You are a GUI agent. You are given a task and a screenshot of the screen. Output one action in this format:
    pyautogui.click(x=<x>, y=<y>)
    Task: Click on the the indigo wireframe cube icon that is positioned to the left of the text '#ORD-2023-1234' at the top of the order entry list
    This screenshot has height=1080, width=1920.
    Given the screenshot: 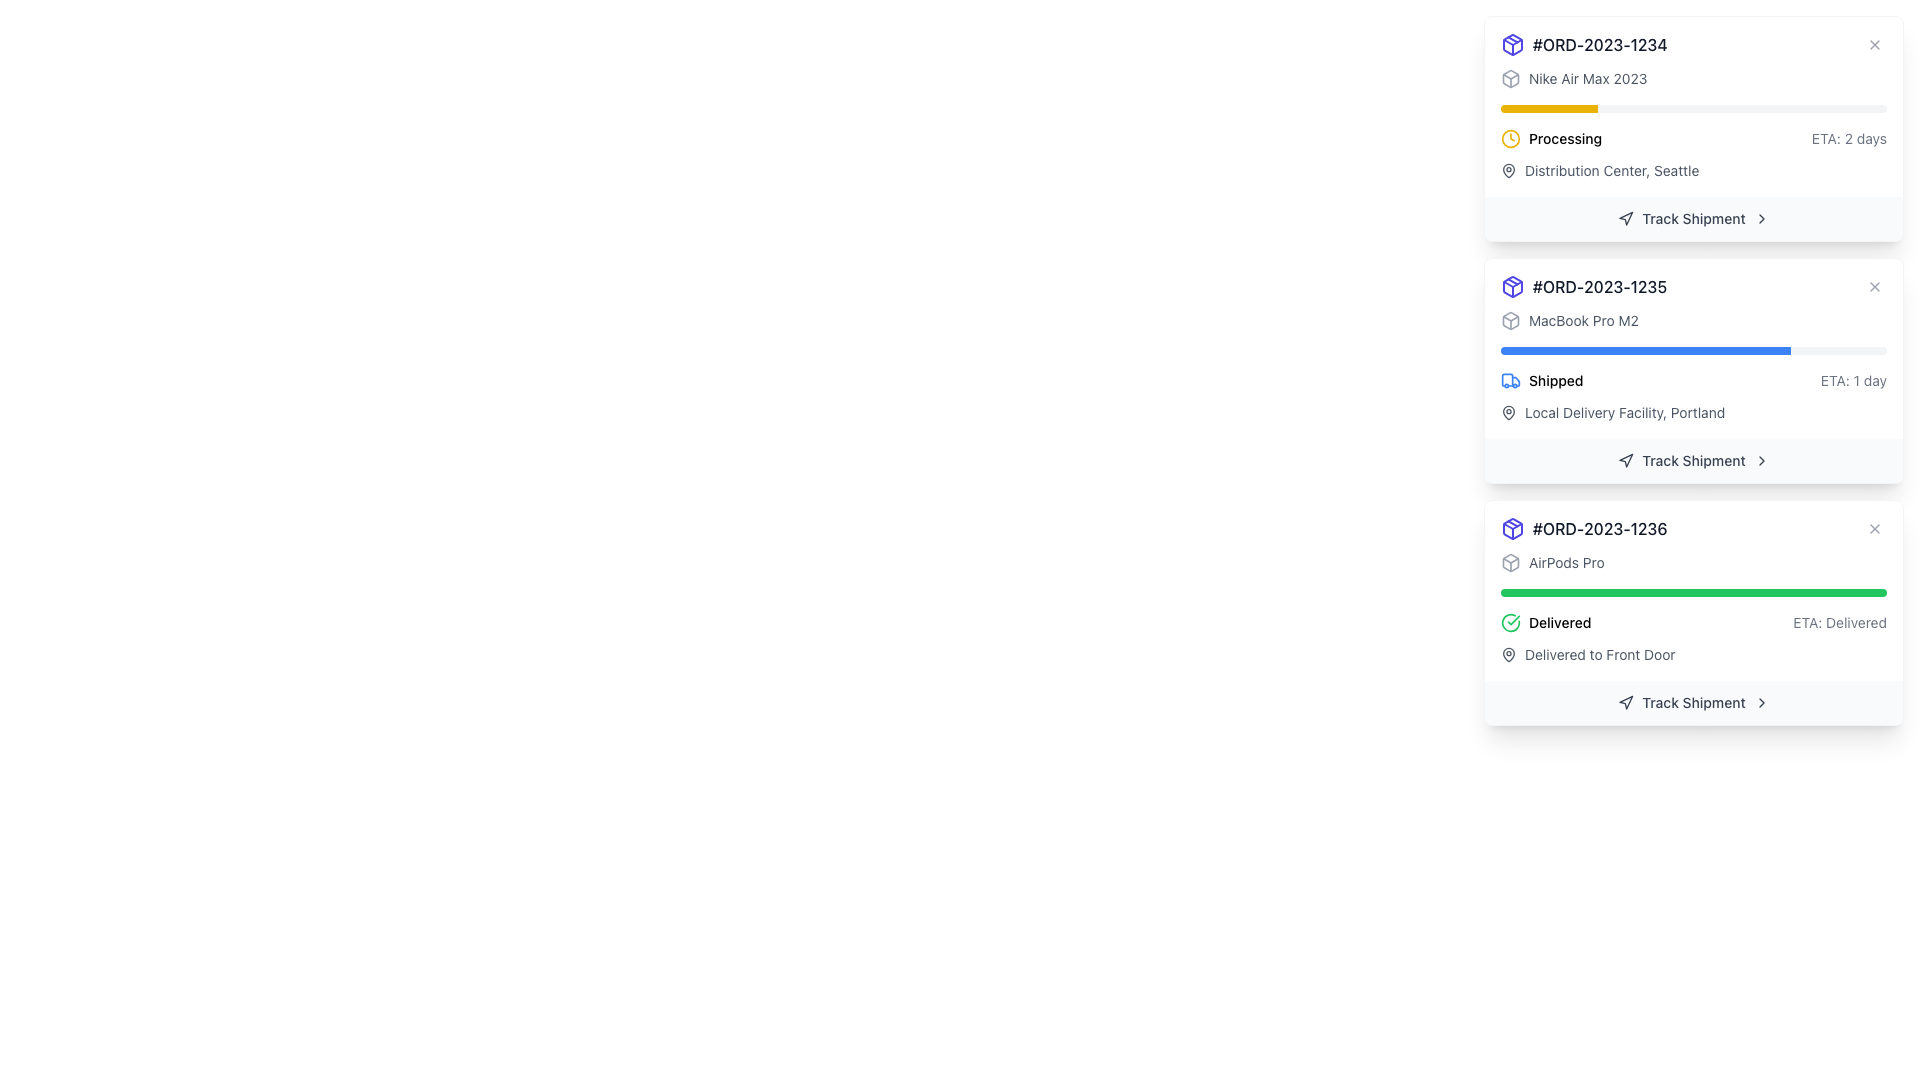 What is the action you would take?
    pyautogui.click(x=1512, y=45)
    